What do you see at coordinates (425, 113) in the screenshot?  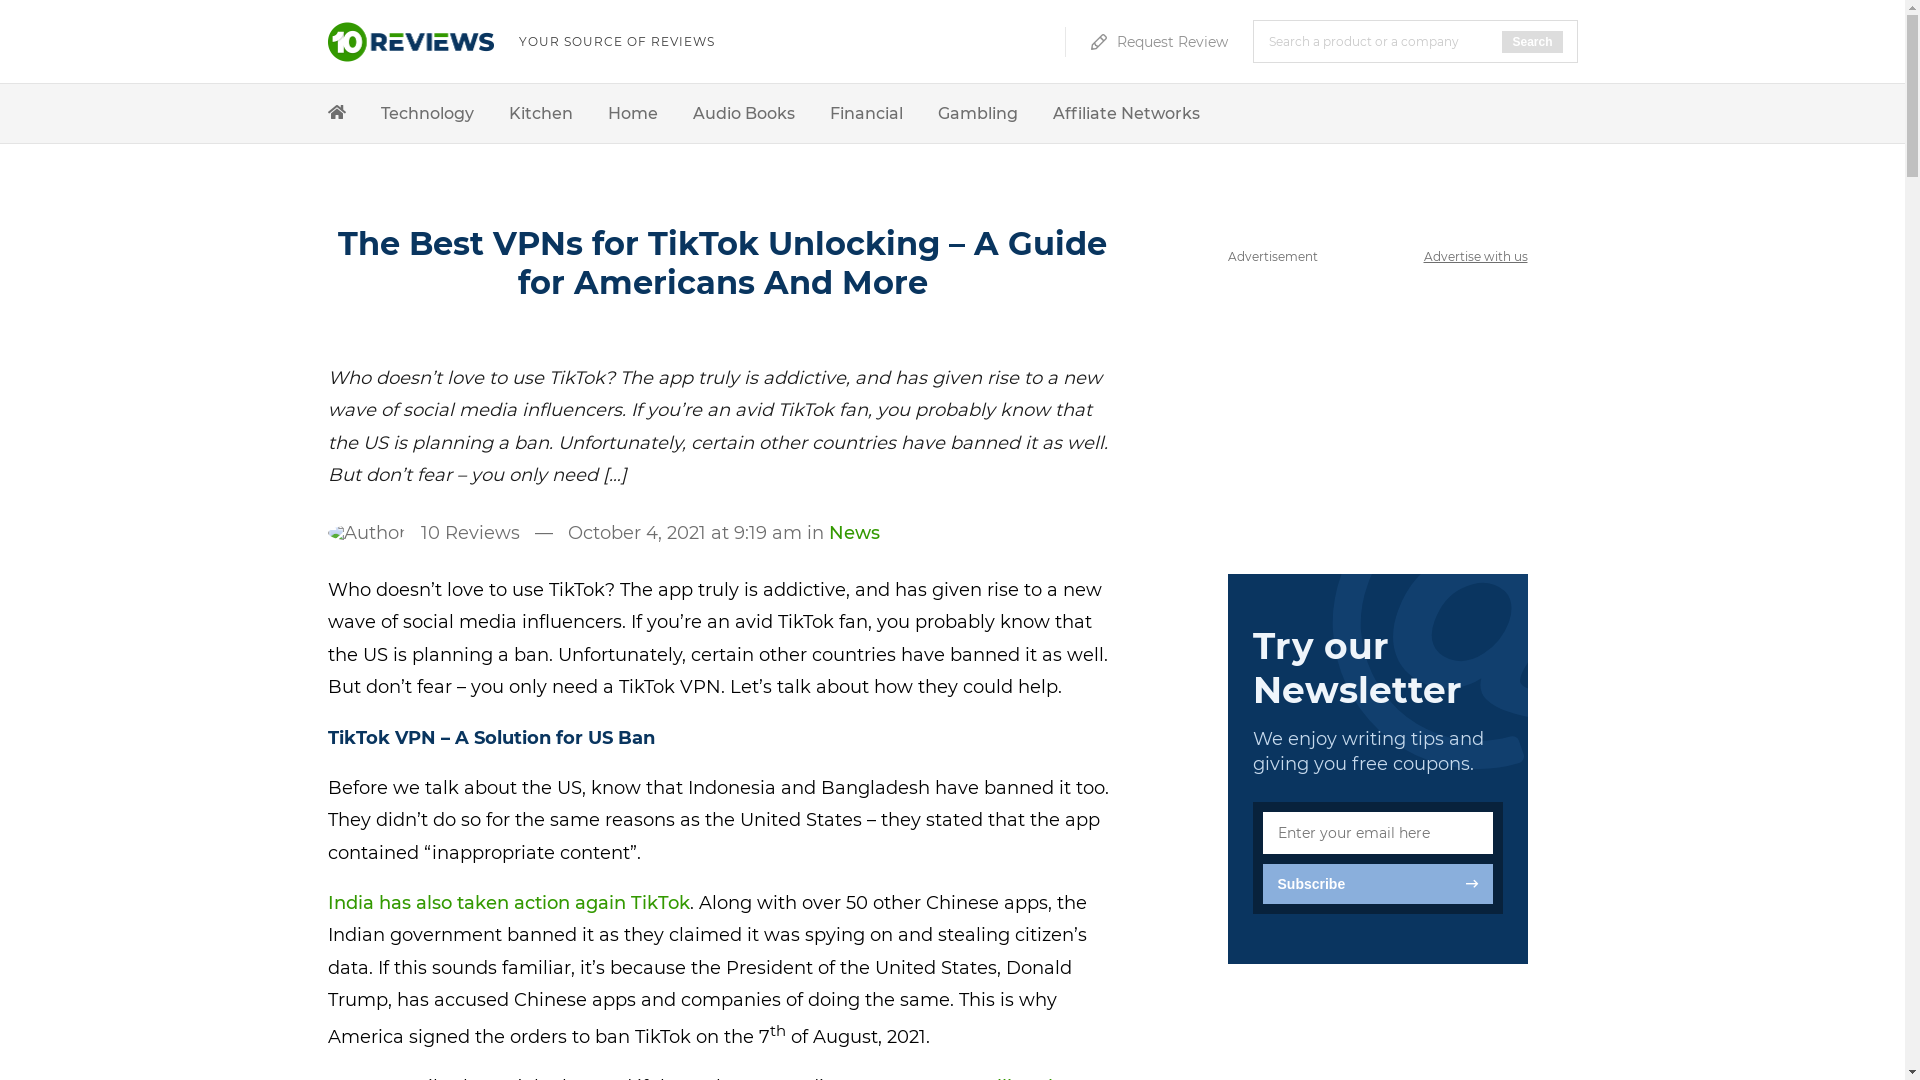 I see `'Technology'` at bounding box center [425, 113].